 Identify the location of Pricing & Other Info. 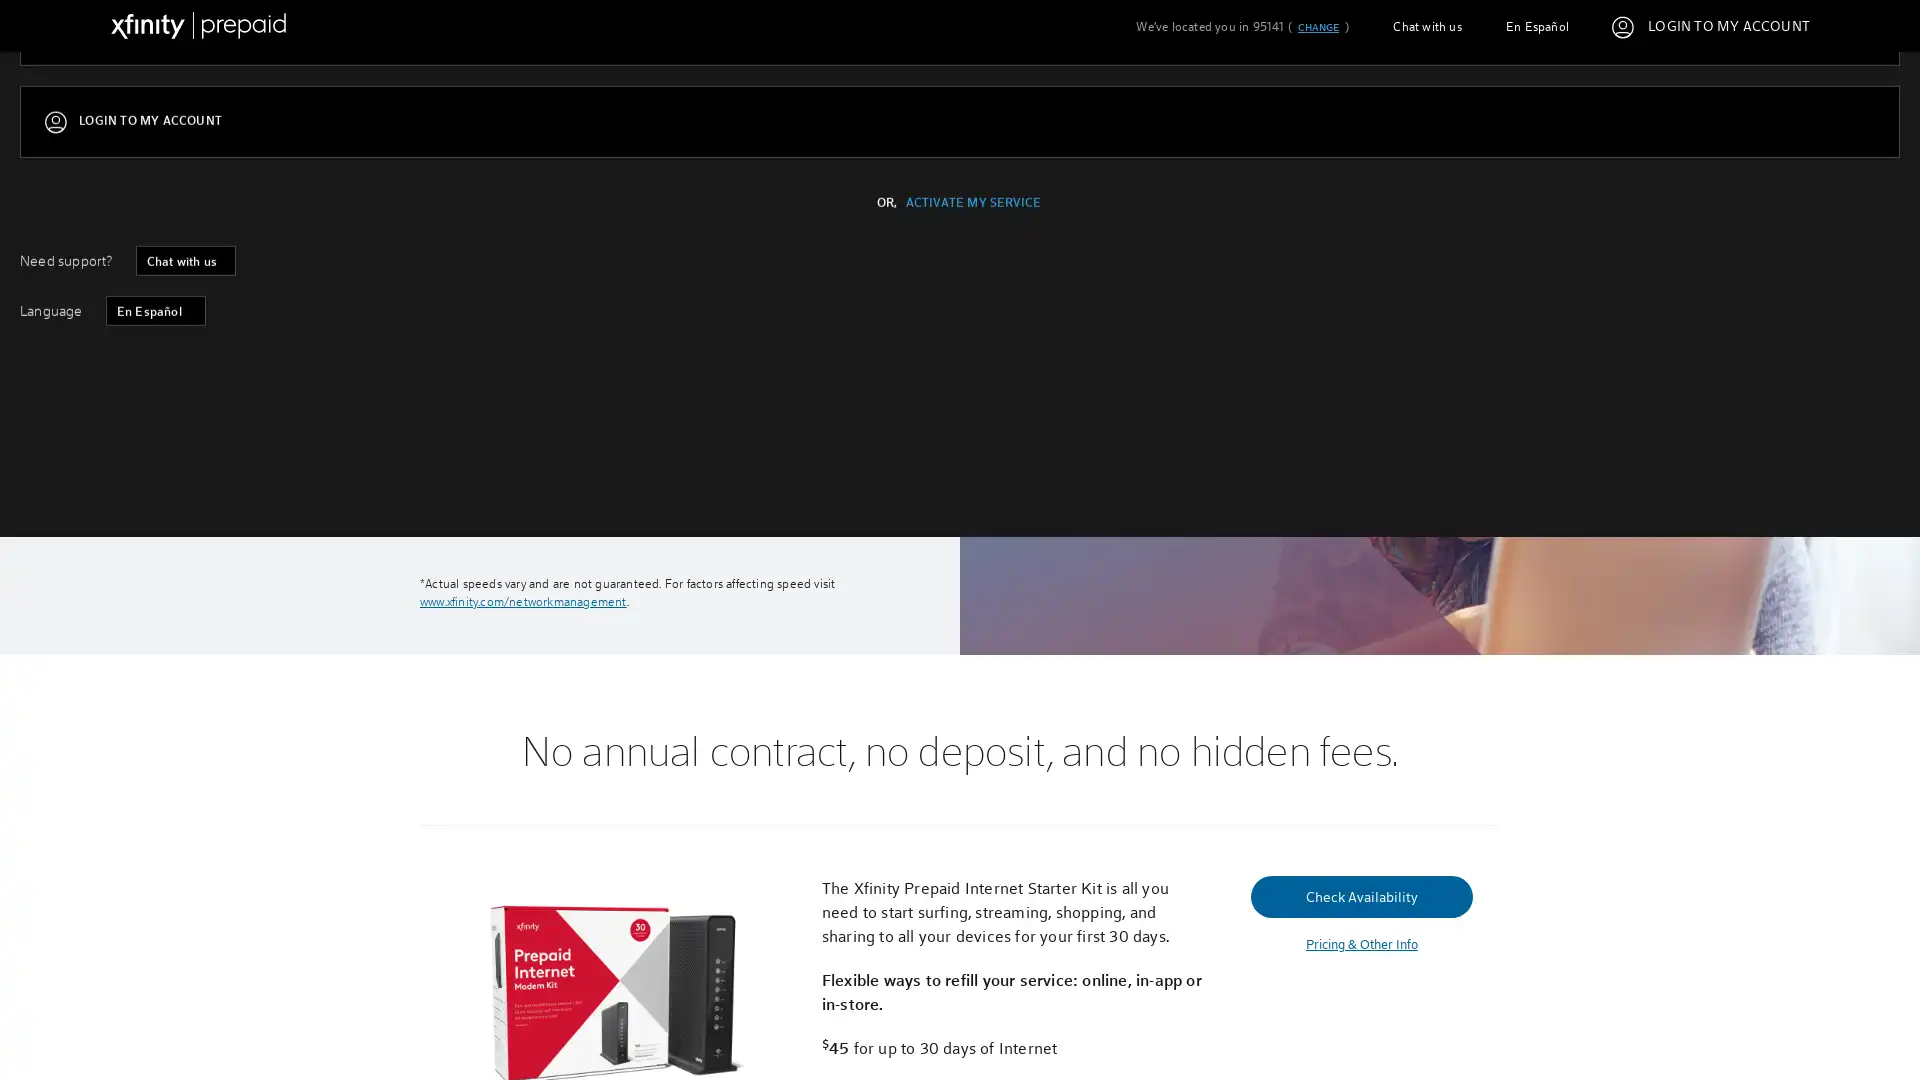
(531, 513).